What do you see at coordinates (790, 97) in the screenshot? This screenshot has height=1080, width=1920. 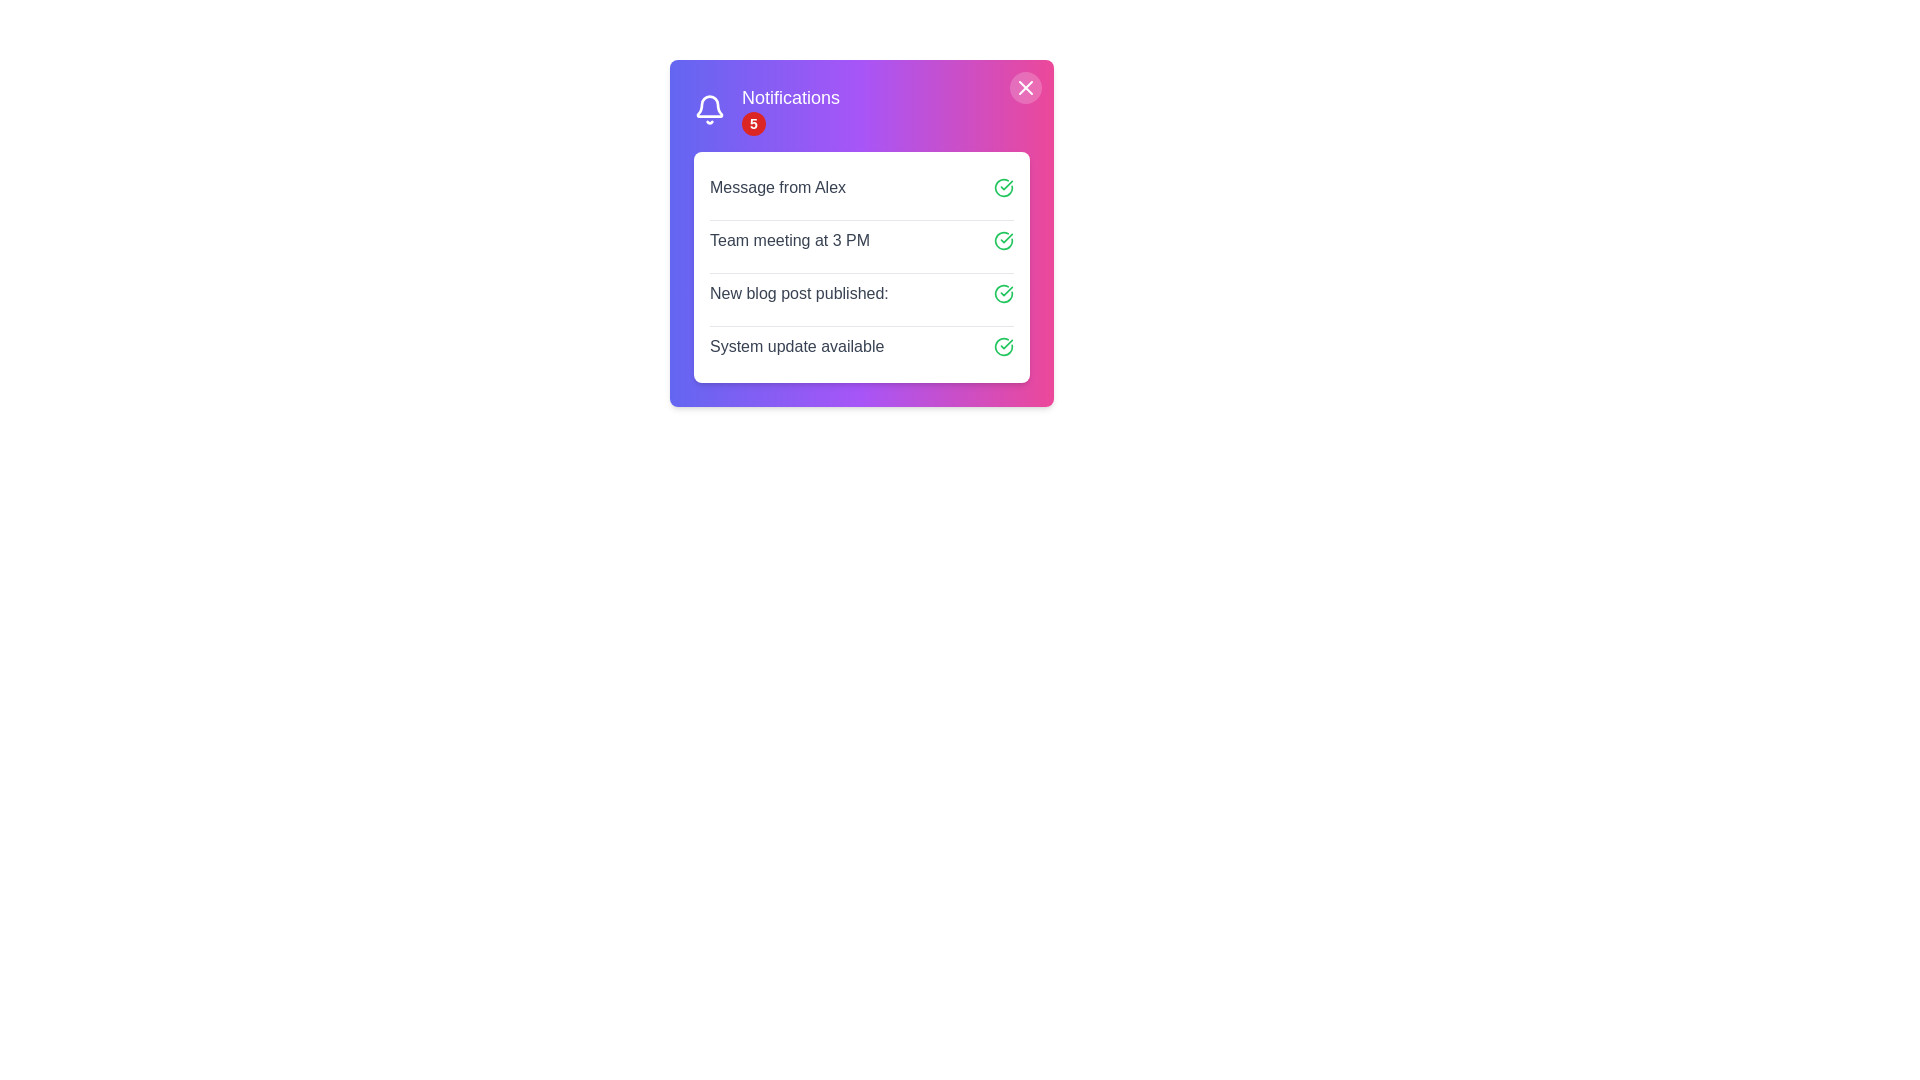 I see `the Text label located at the top-left area of the notification panel, which indicates the subject of the notifications below it` at bounding box center [790, 97].